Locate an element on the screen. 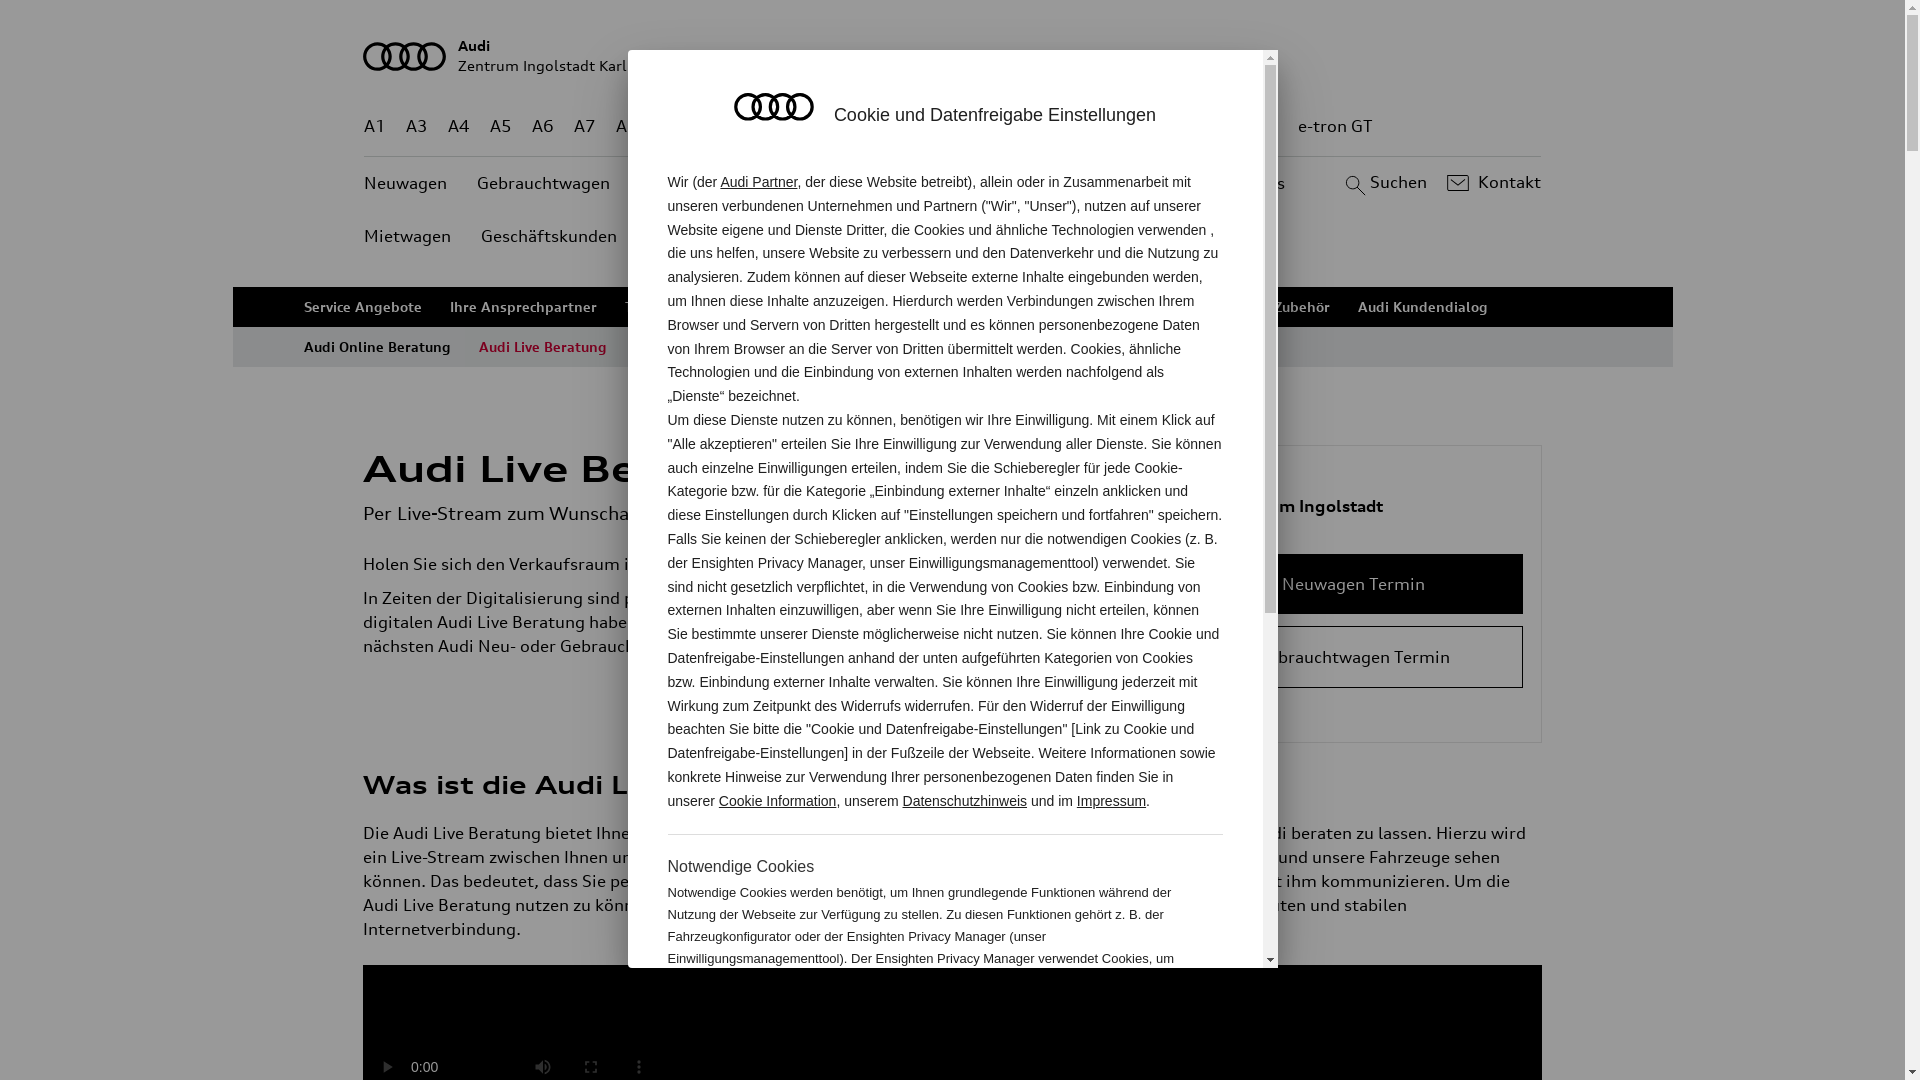  'A8' is located at coordinates (626, 126).